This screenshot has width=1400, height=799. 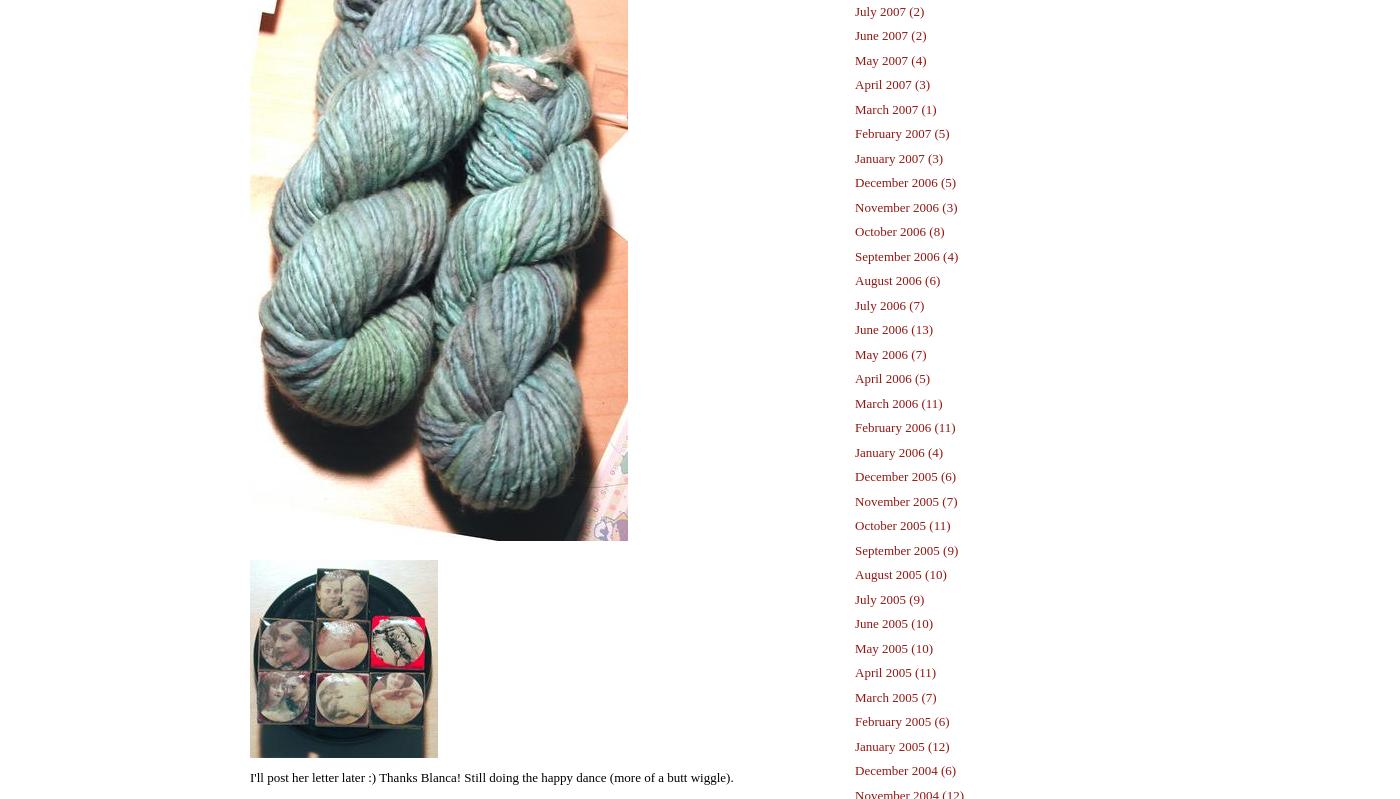 I want to click on 'March 2005 (7)', so click(x=854, y=696).